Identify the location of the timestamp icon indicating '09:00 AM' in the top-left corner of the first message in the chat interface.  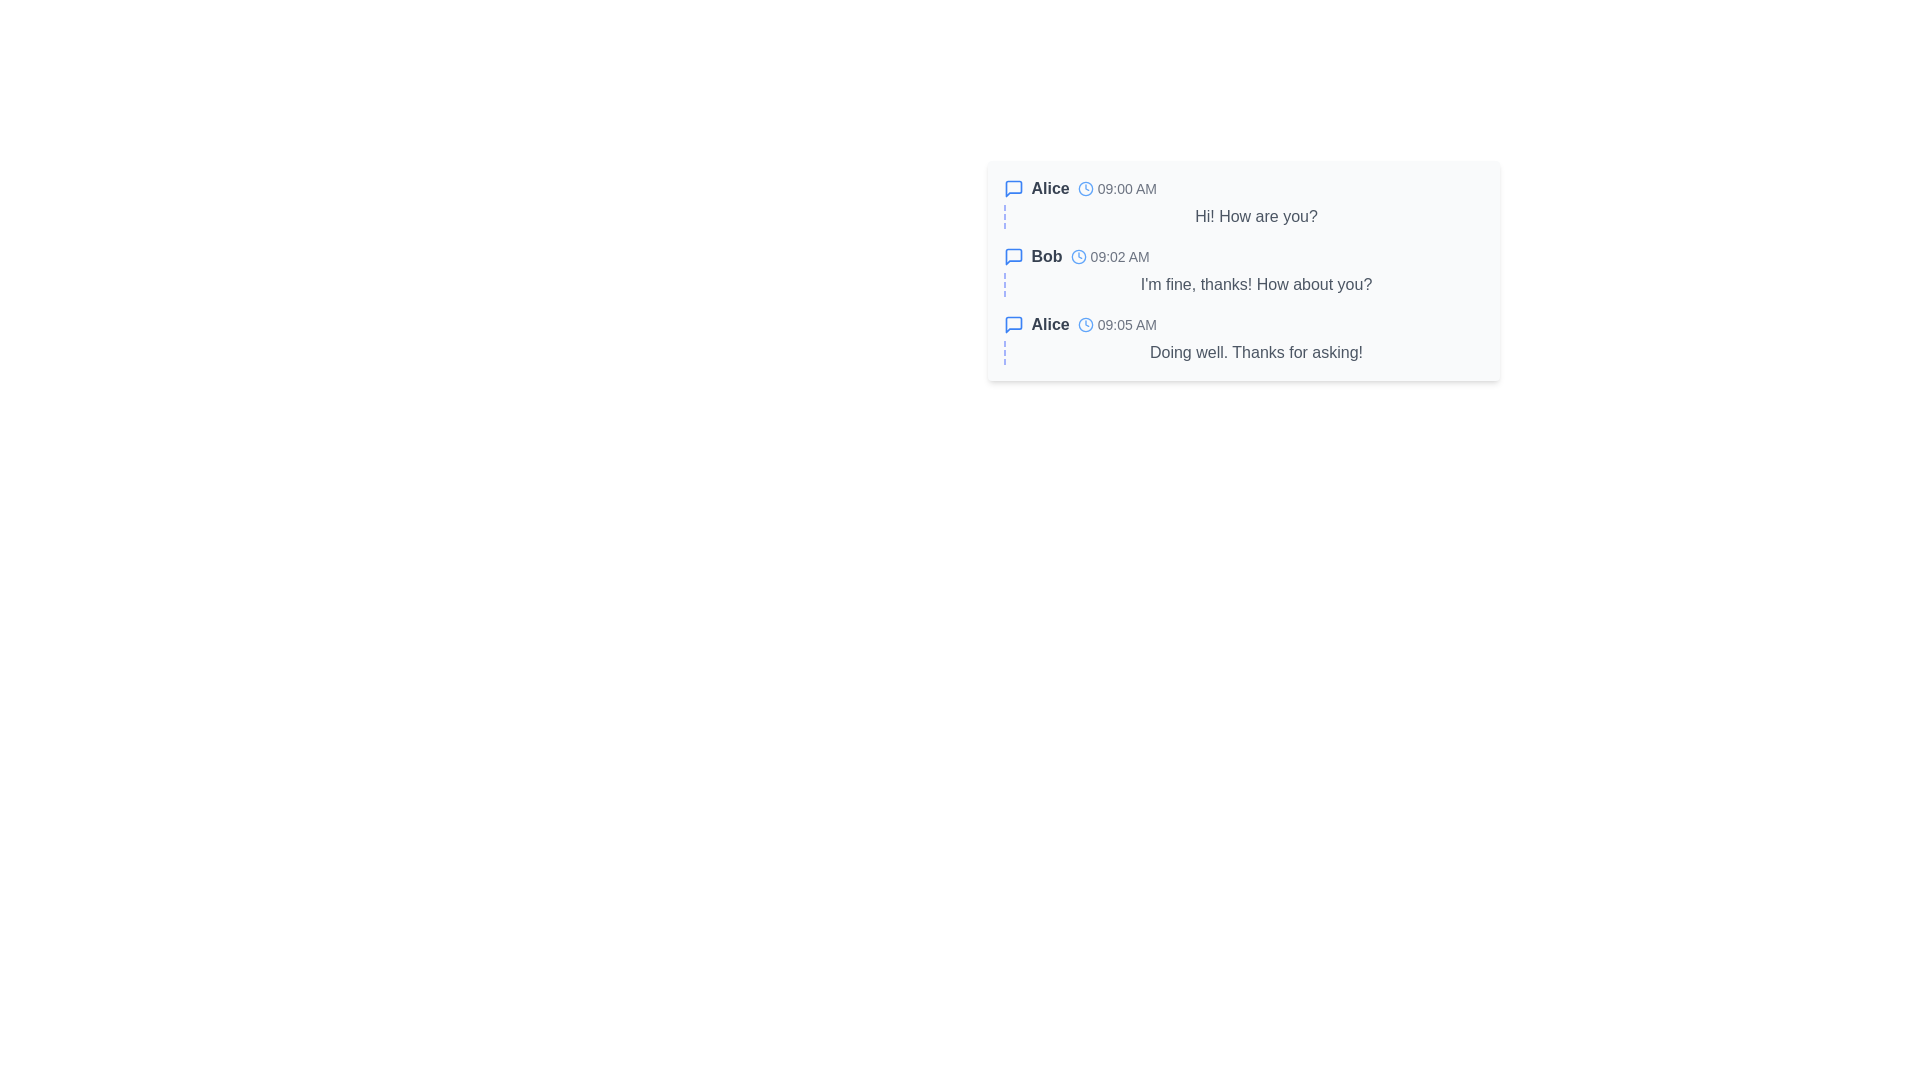
(1084, 189).